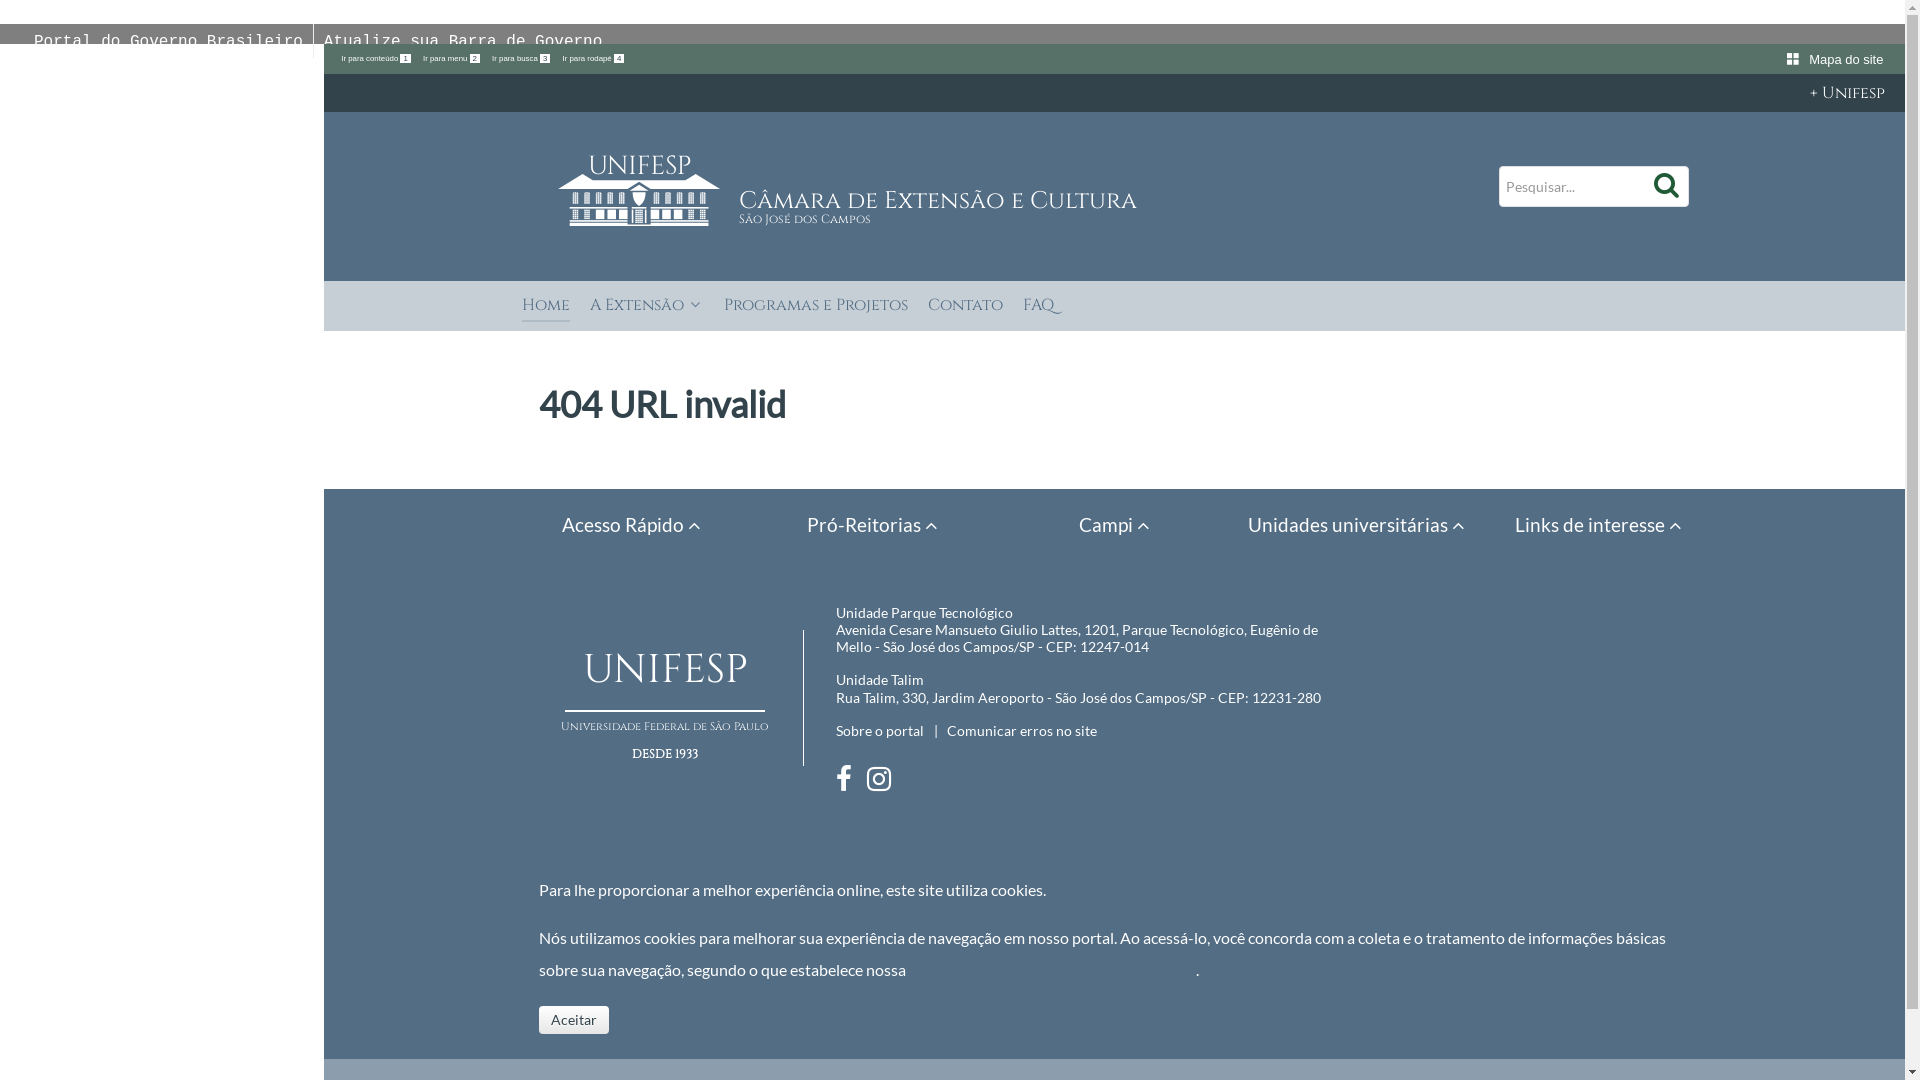 This screenshot has width=1920, height=1080. Describe the element at coordinates (879, 730) in the screenshot. I see `'Sobre o portal'` at that location.